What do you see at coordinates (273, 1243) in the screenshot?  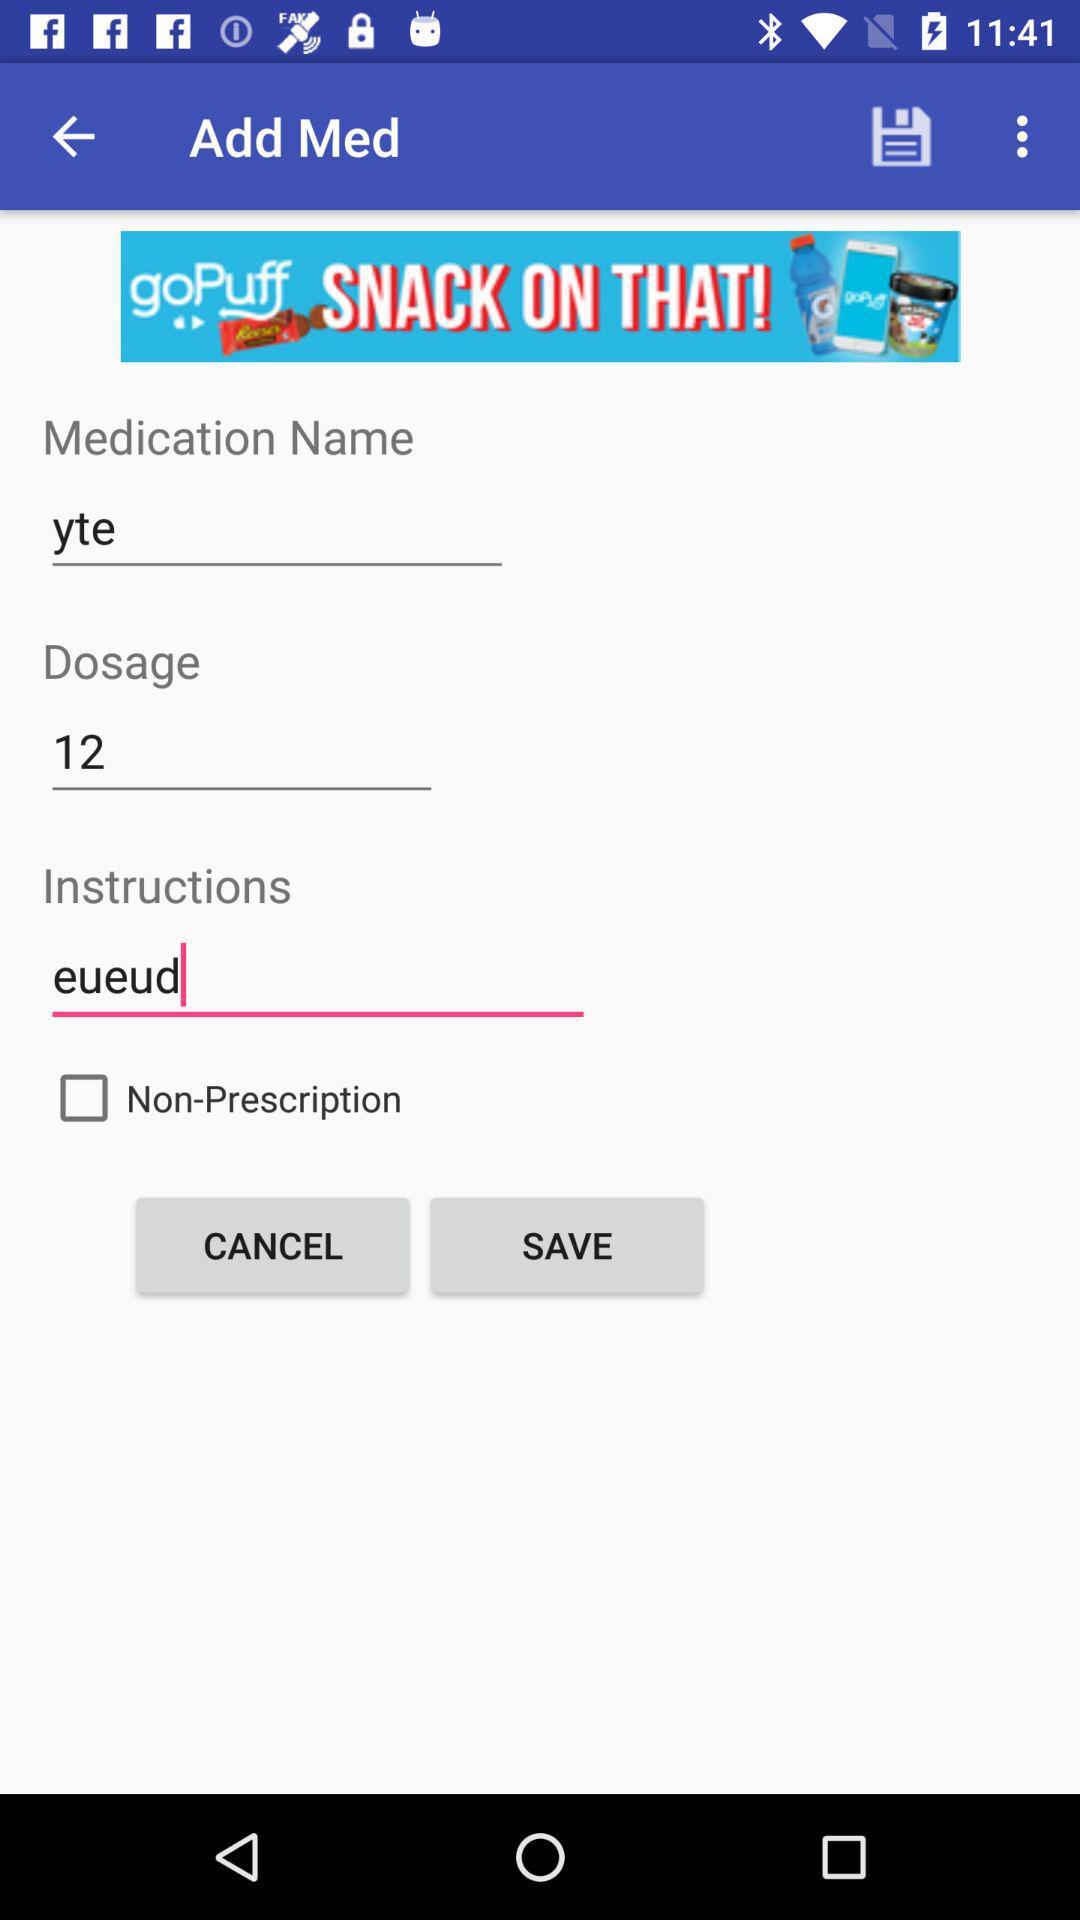 I see `the cancel button` at bounding box center [273, 1243].